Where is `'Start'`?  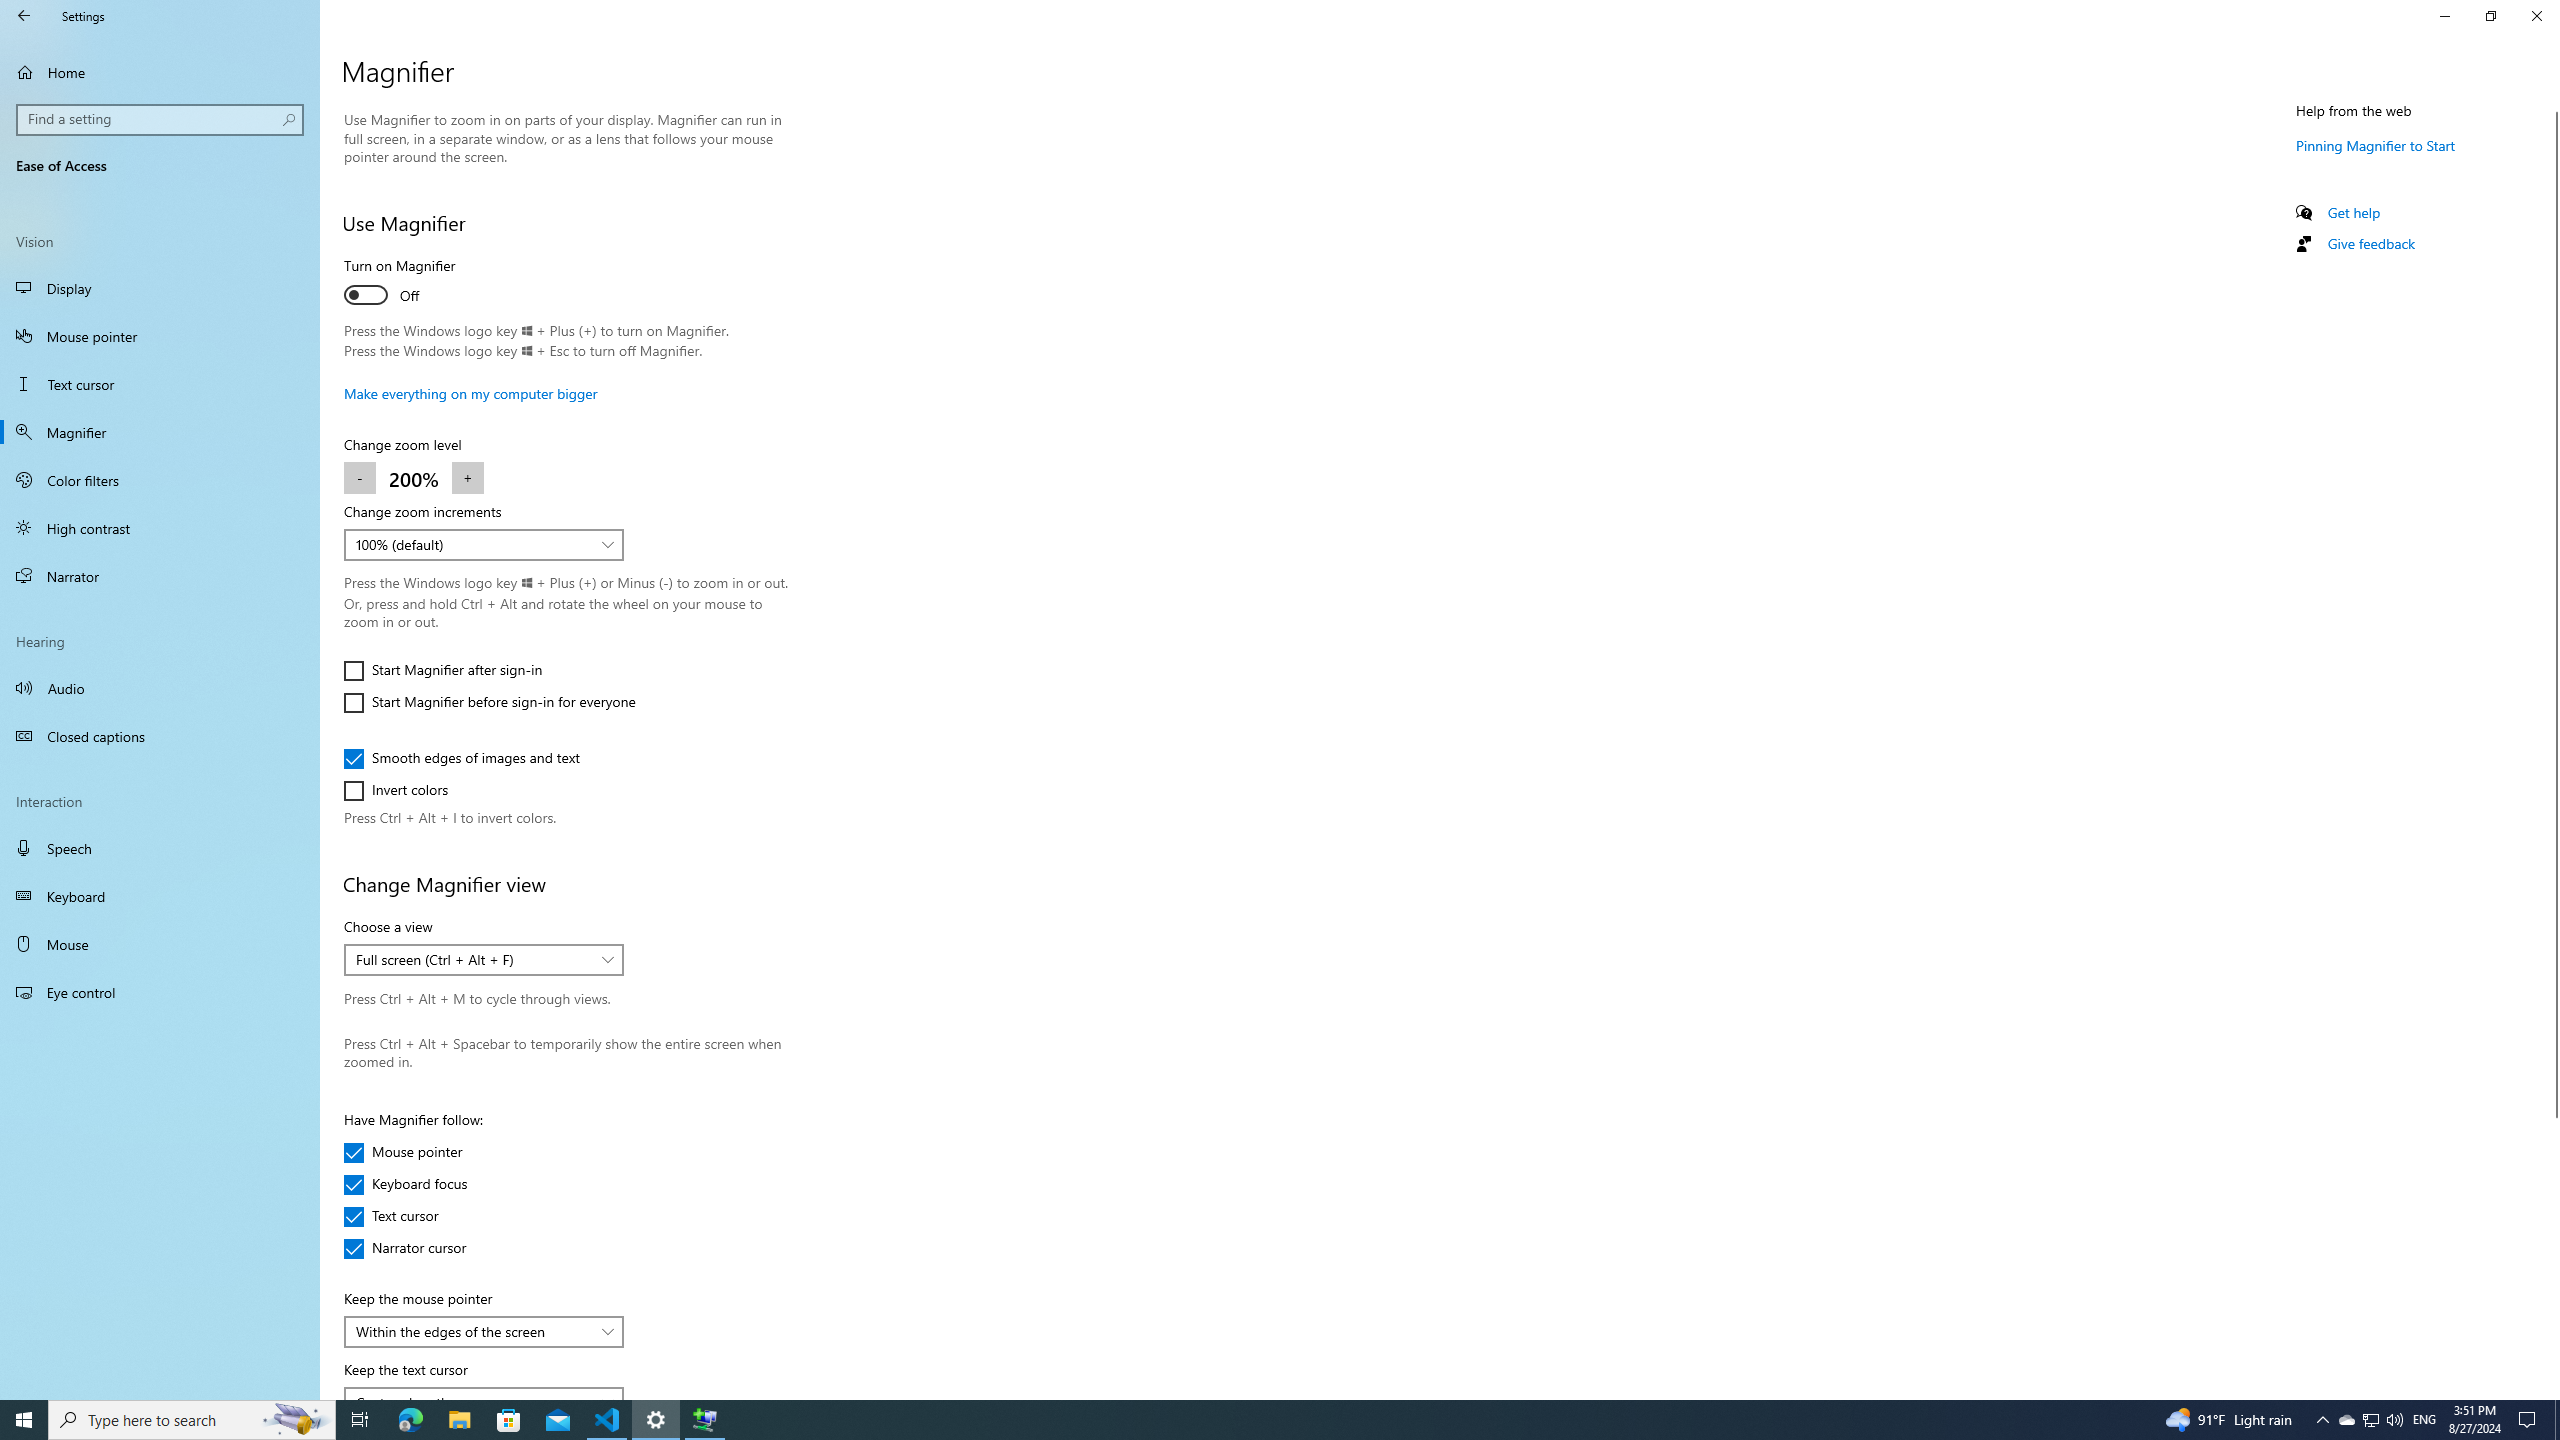
'Start' is located at coordinates (24, 1418).